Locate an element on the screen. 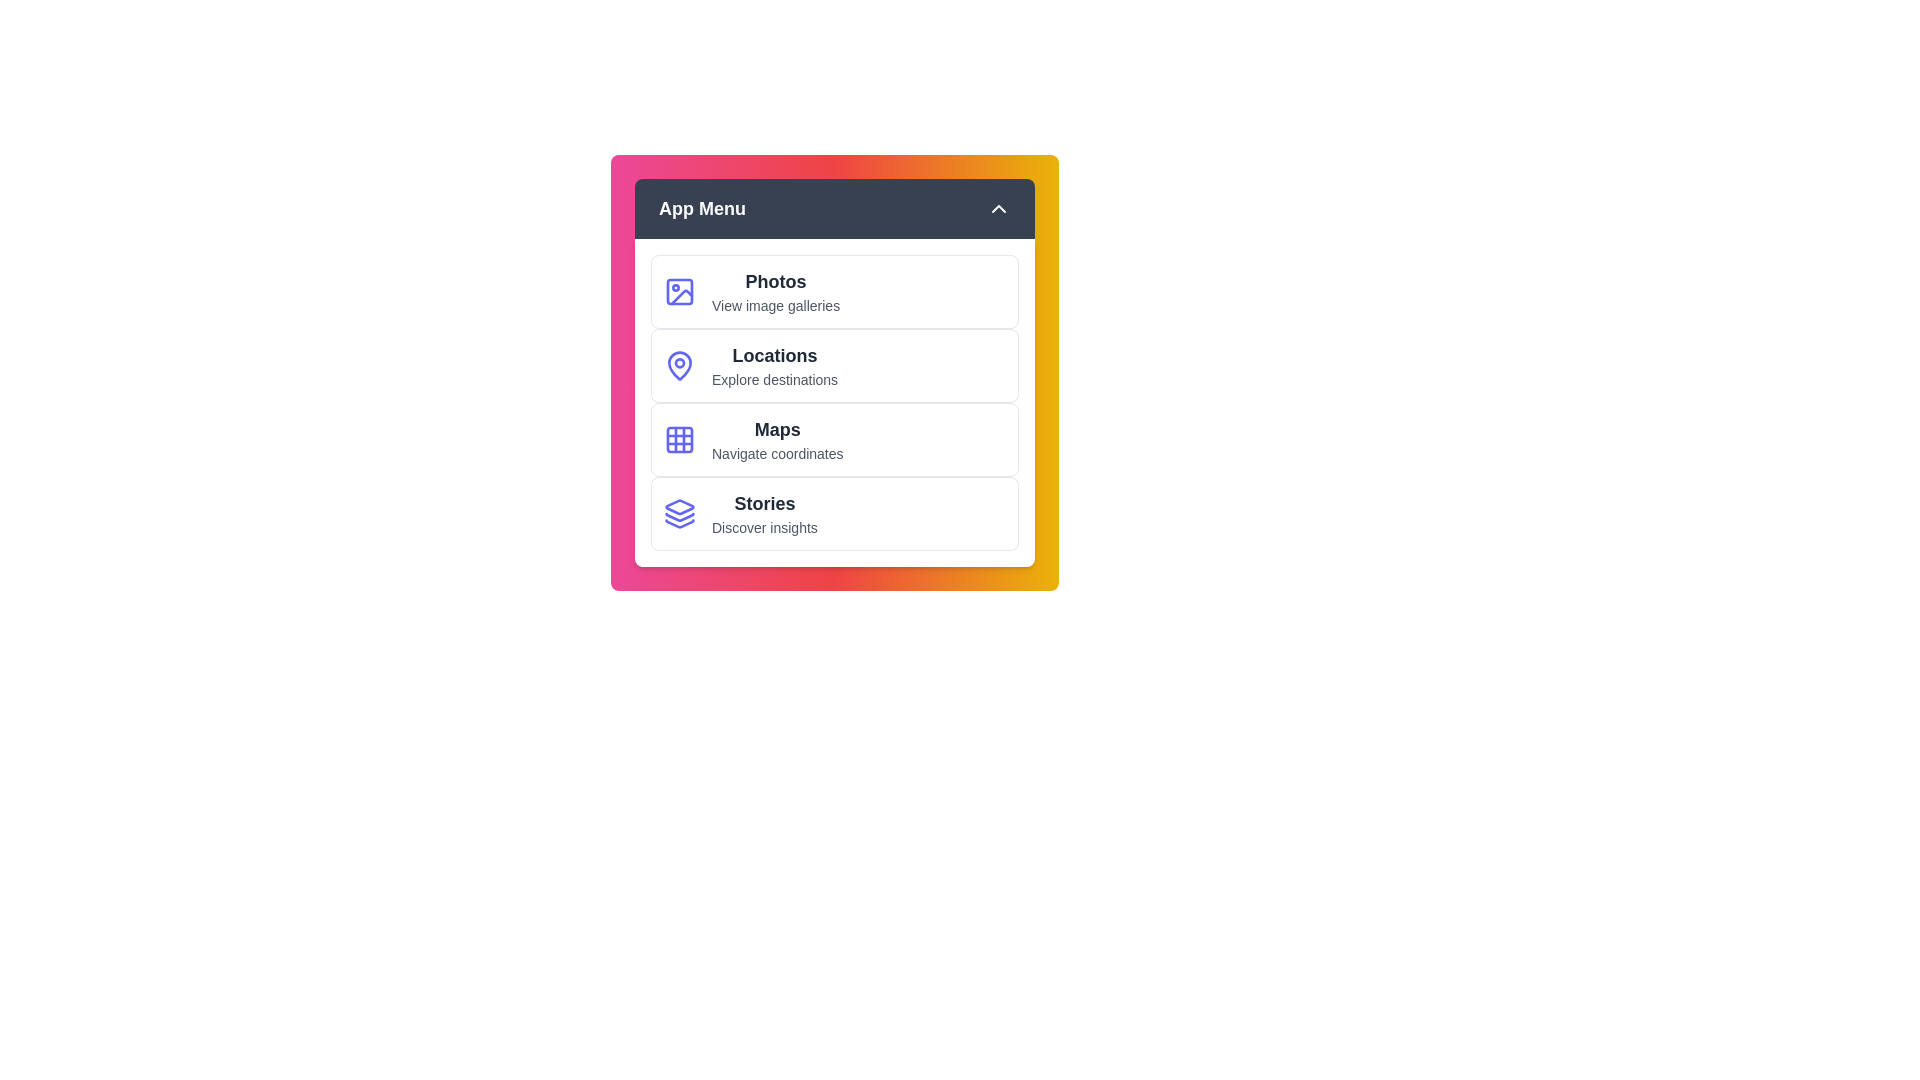  the menu item corresponding to Locations is located at coordinates (835, 366).